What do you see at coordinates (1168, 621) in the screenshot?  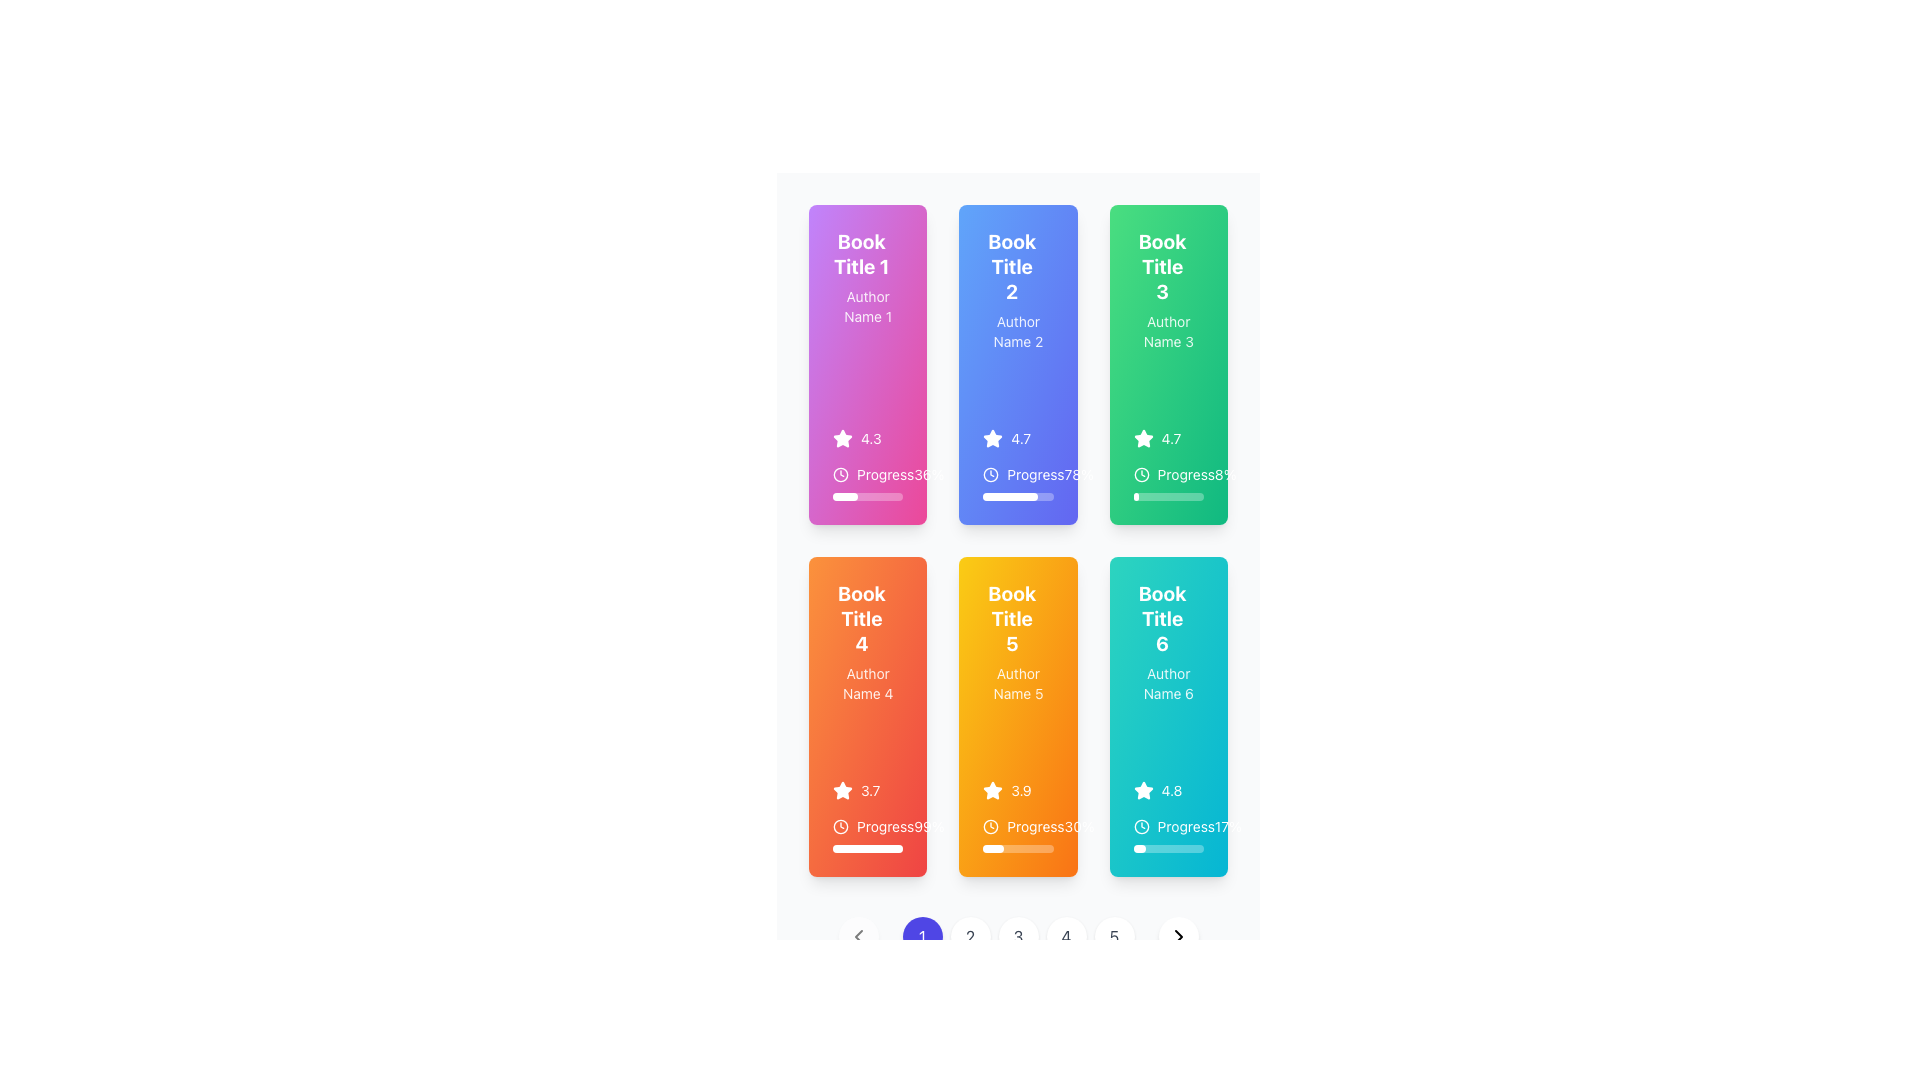 I see `the Text Label that indicates the name of the book within the 'Book Title 6' card, centrally placed near the top of the card in the third column of the second row` at bounding box center [1168, 621].